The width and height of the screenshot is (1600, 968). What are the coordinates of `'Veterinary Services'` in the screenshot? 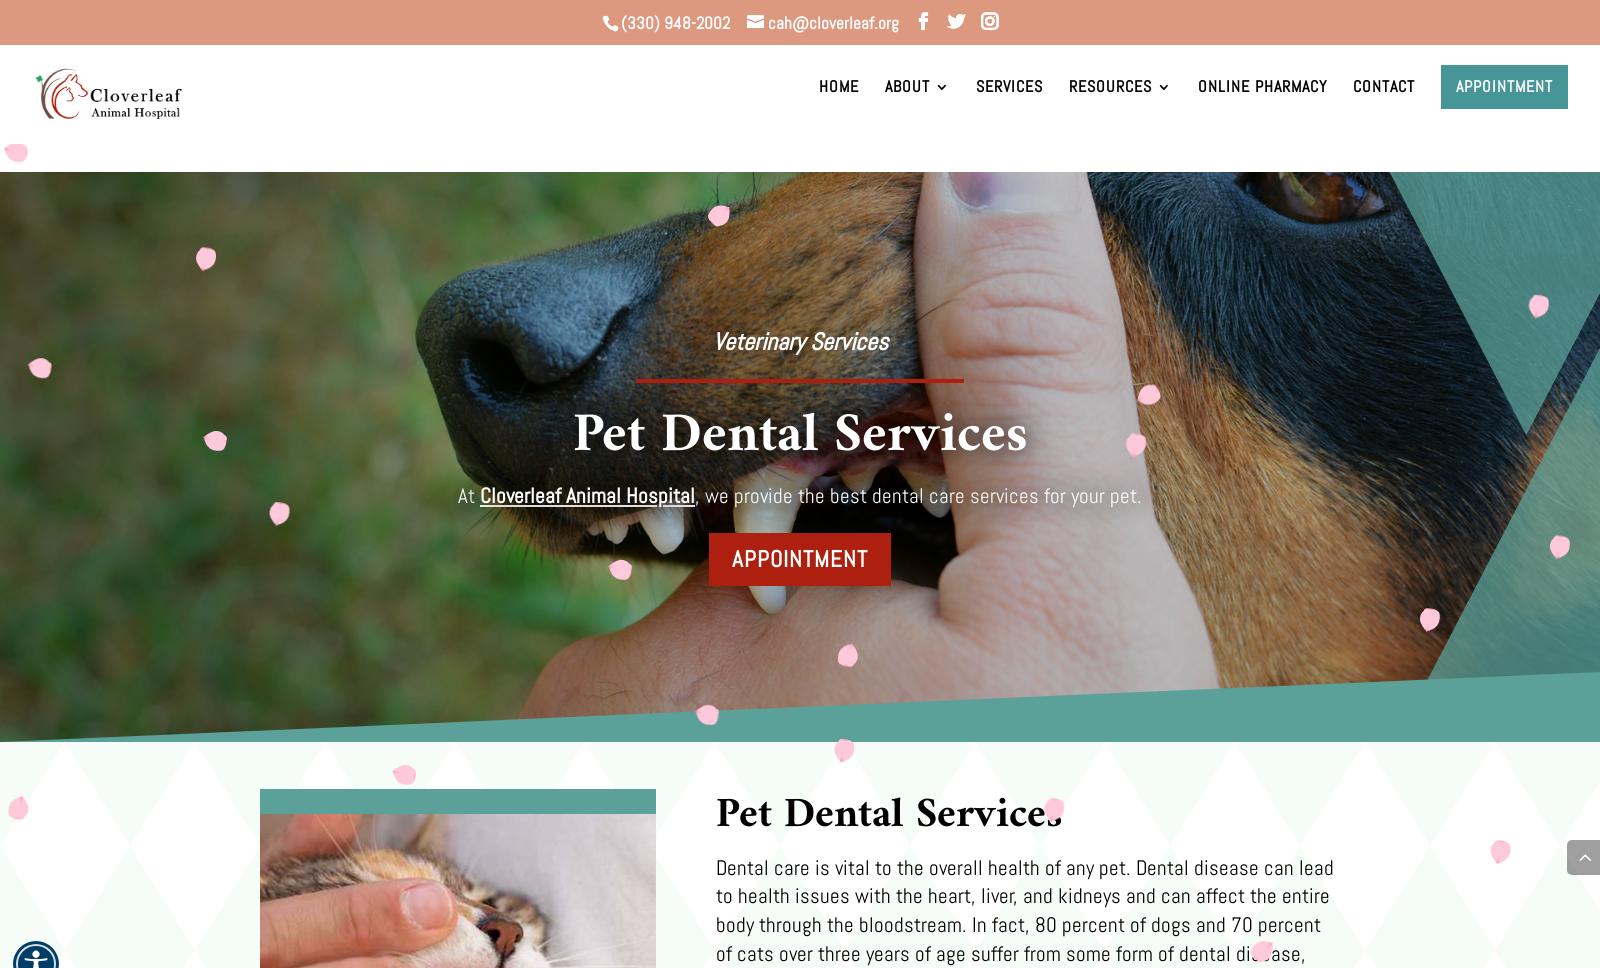 It's located at (799, 341).